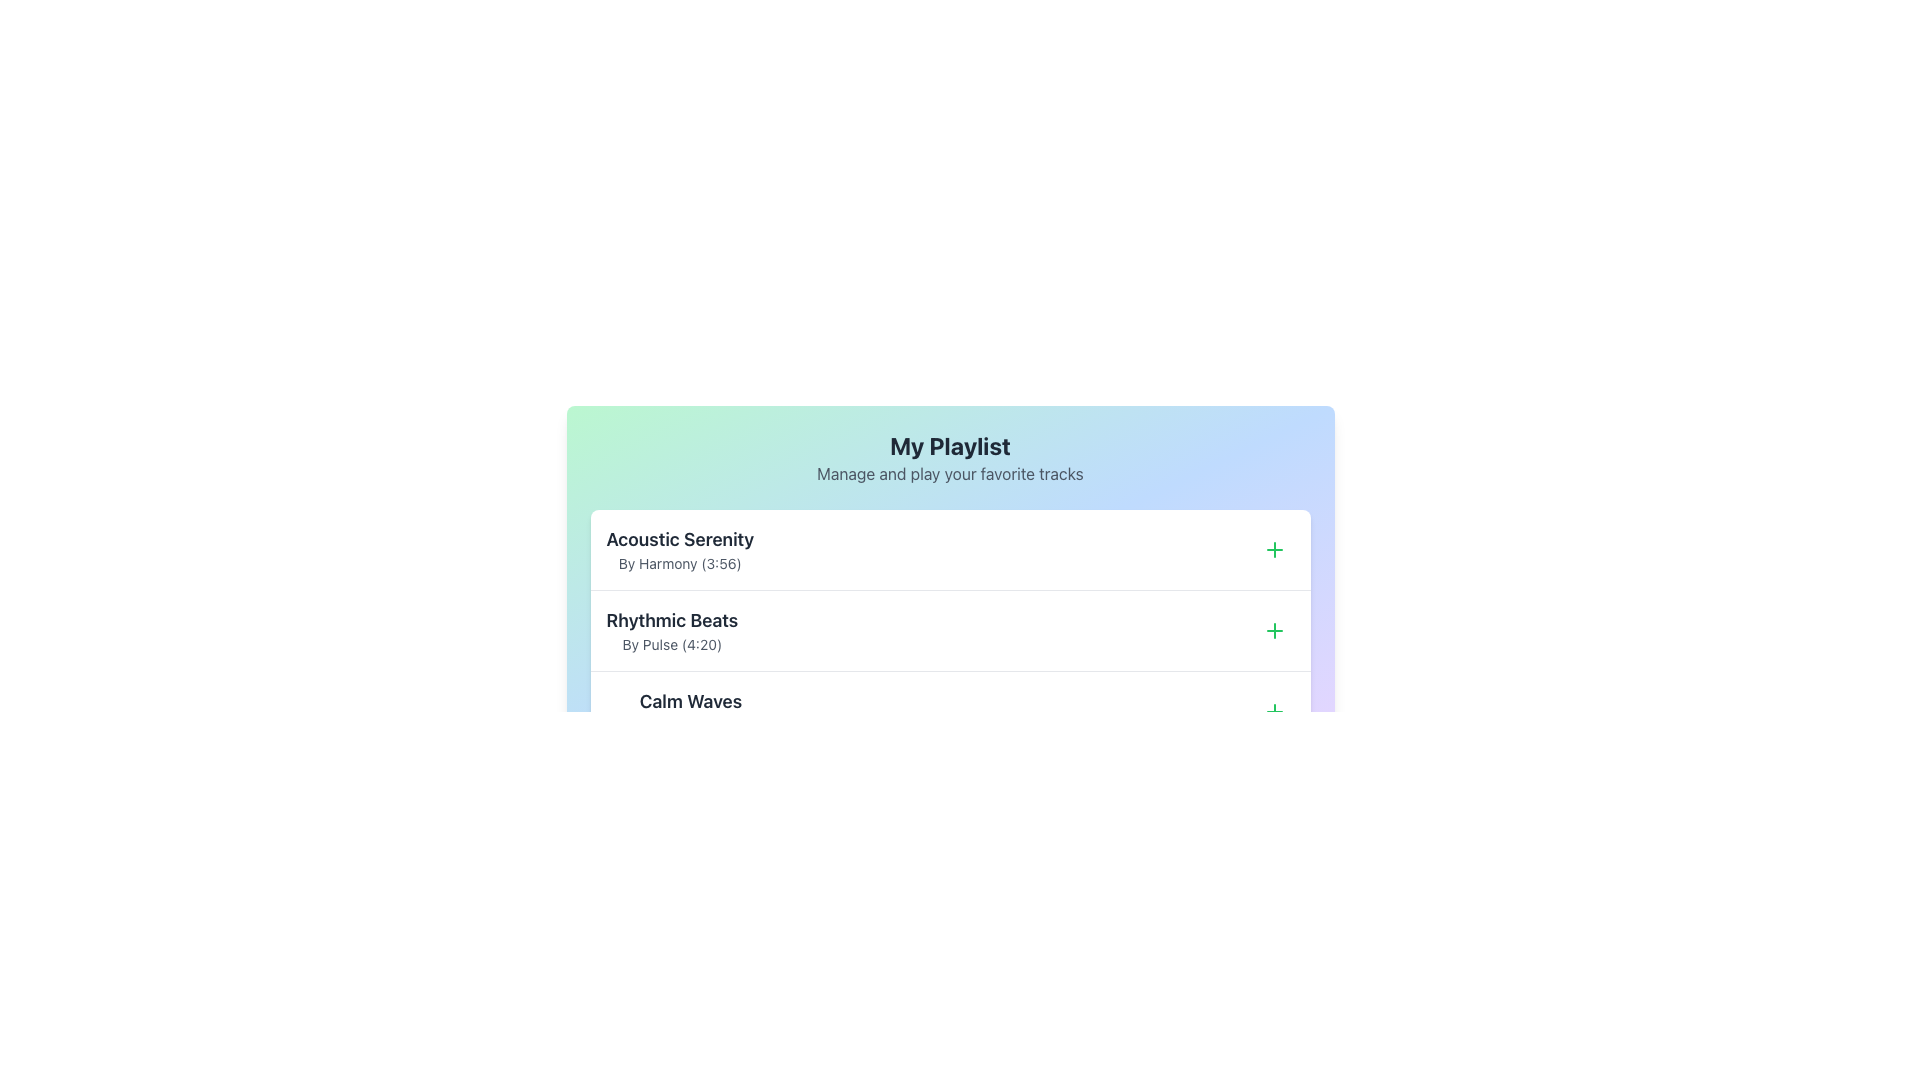  Describe the element at coordinates (672, 644) in the screenshot. I see `the text element displaying 'By Pulse (4:20)', which is styled in a smaller font size and gray color, located directly below the title 'Rhythmic Beats'` at that location.